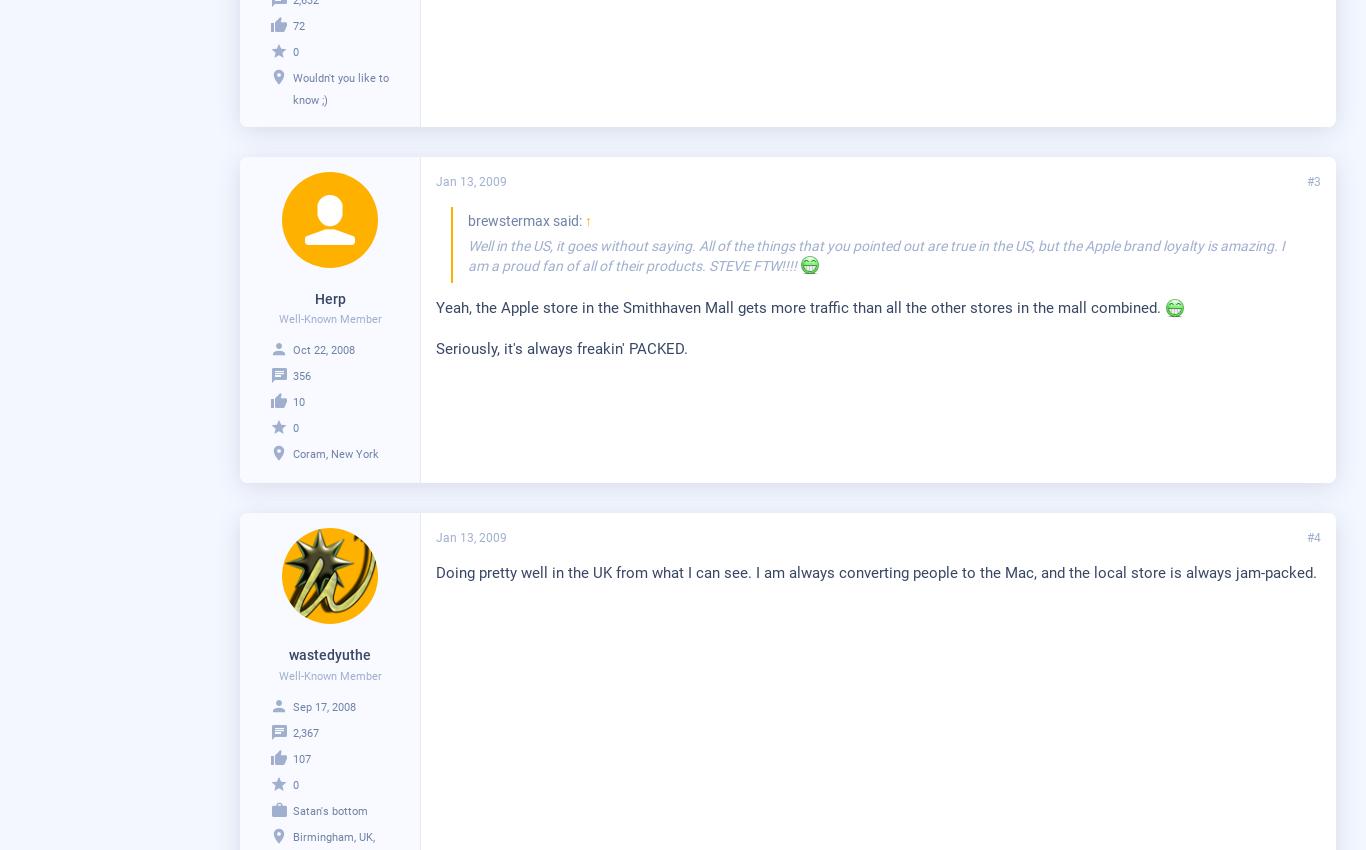 Image resolution: width=1366 pixels, height=850 pixels. Describe the element at coordinates (526, 219) in the screenshot. I see `'brewstermax said:'` at that location.